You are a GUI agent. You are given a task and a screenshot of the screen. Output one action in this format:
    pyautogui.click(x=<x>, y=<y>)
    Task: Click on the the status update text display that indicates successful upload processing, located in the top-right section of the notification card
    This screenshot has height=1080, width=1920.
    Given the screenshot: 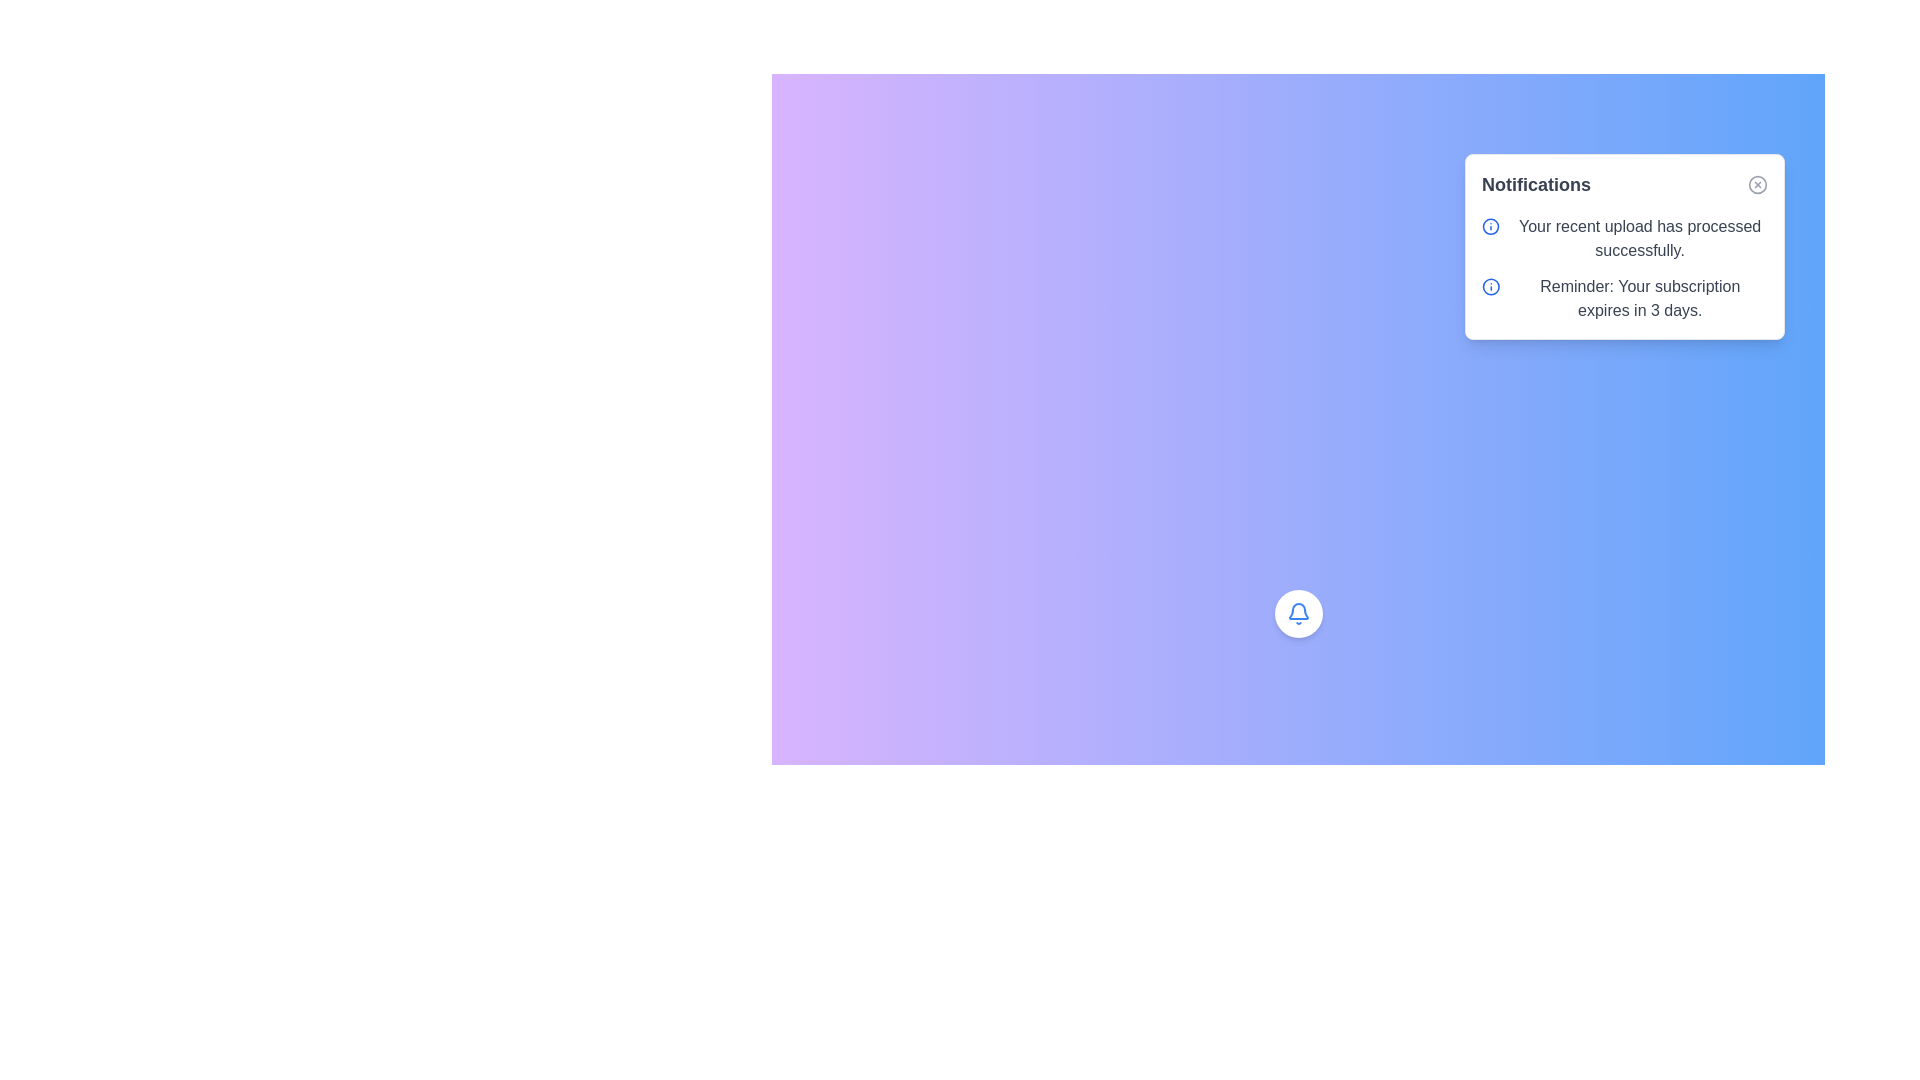 What is the action you would take?
    pyautogui.click(x=1640, y=238)
    